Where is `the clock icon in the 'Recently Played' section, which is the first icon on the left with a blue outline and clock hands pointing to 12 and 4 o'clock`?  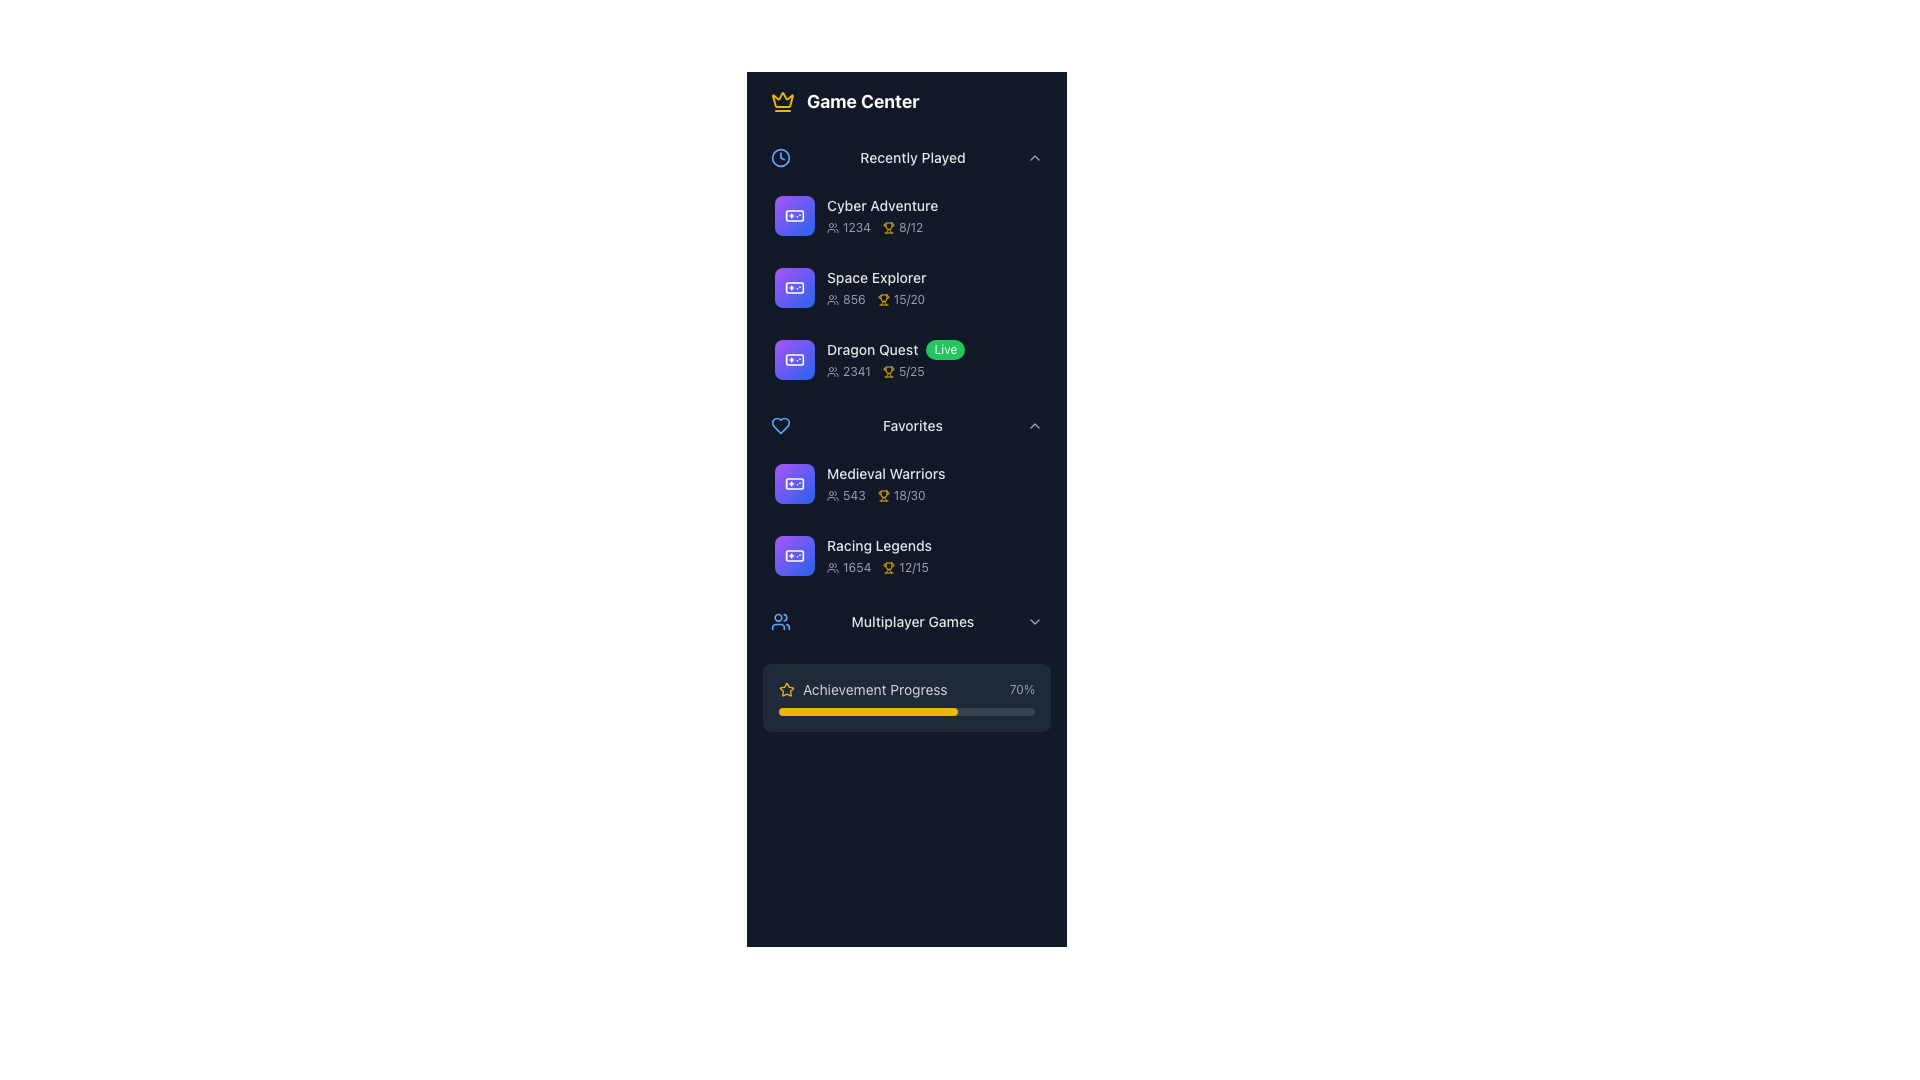 the clock icon in the 'Recently Played' section, which is the first icon on the left with a blue outline and clock hands pointing to 12 and 4 o'clock is located at coordinates (780, 157).